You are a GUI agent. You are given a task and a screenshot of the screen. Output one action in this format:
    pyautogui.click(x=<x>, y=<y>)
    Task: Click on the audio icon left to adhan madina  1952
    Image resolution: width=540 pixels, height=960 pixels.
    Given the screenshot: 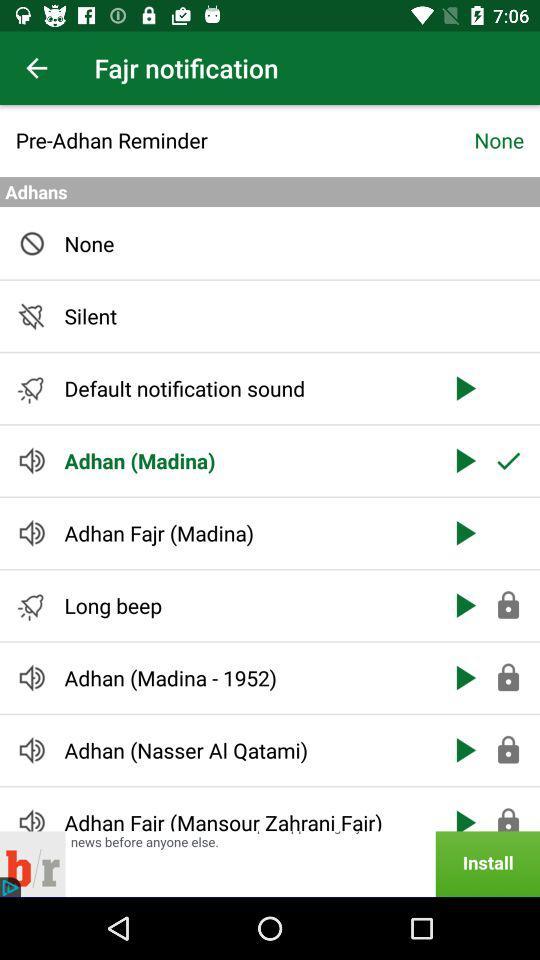 What is the action you would take?
    pyautogui.click(x=31, y=678)
    